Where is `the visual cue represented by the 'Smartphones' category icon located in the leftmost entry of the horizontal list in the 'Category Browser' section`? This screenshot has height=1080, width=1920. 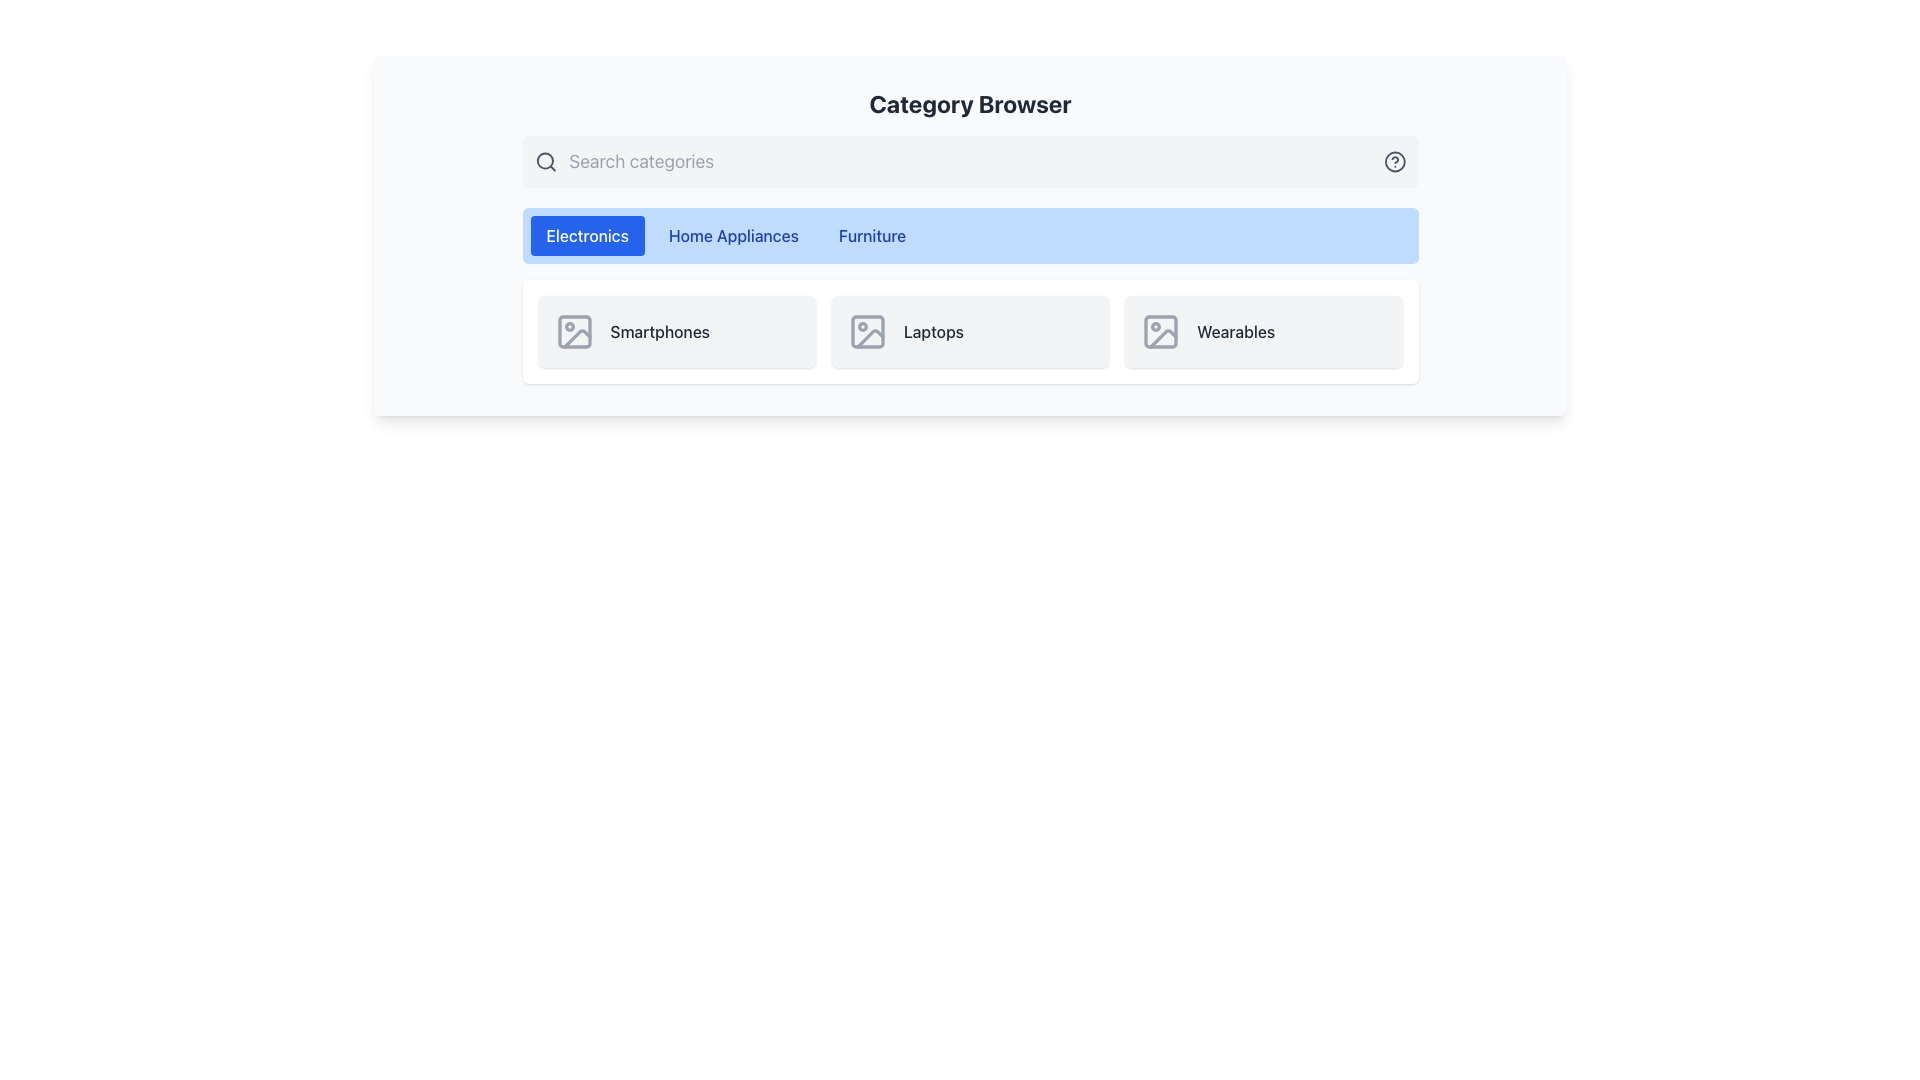
the visual cue represented by the 'Smartphones' category icon located in the leftmost entry of the horizontal list in the 'Category Browser' section is located at coordinates (573, 330).